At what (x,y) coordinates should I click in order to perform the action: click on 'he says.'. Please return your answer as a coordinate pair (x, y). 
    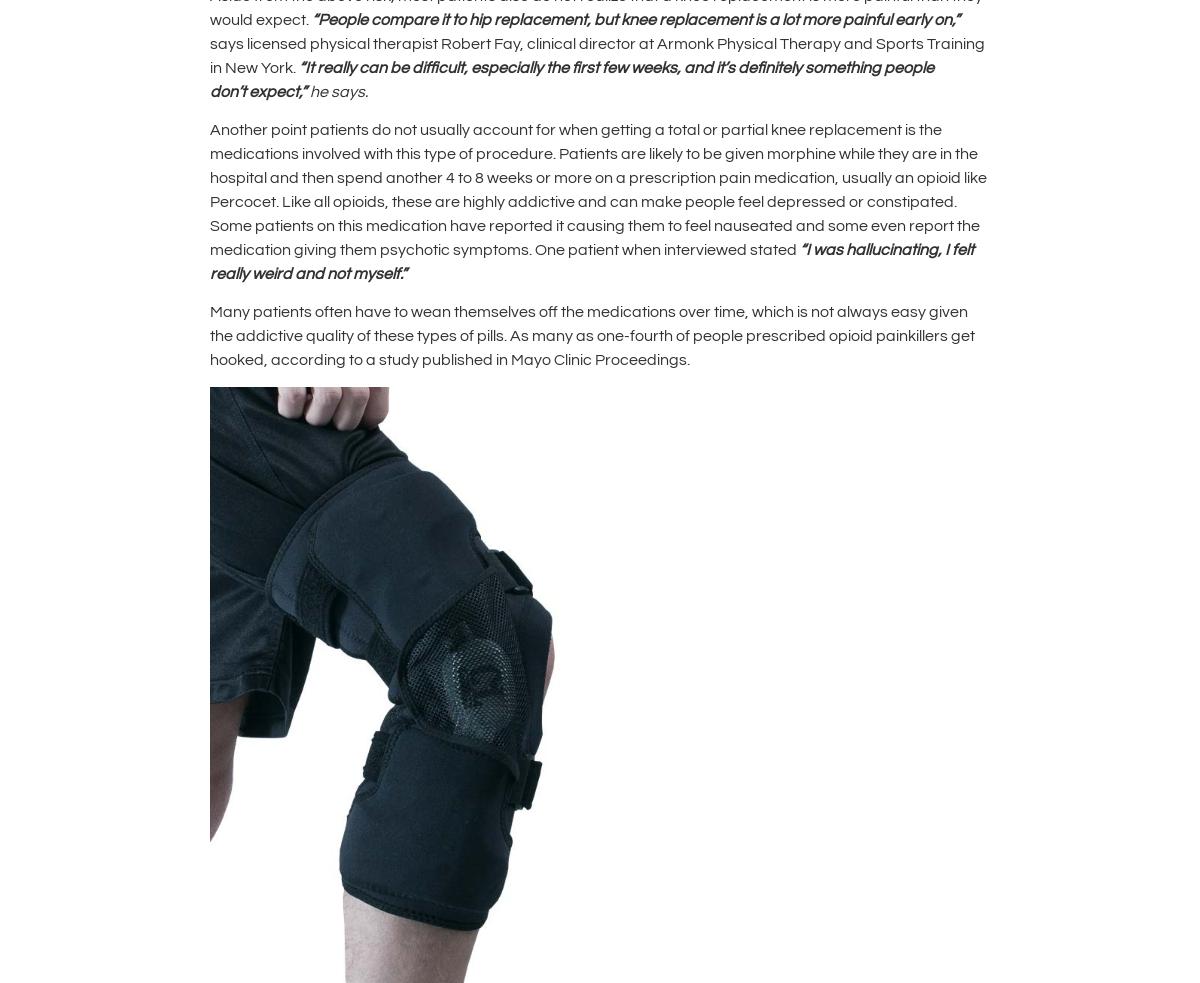
    Looking at the image, I should click on (338, 90).